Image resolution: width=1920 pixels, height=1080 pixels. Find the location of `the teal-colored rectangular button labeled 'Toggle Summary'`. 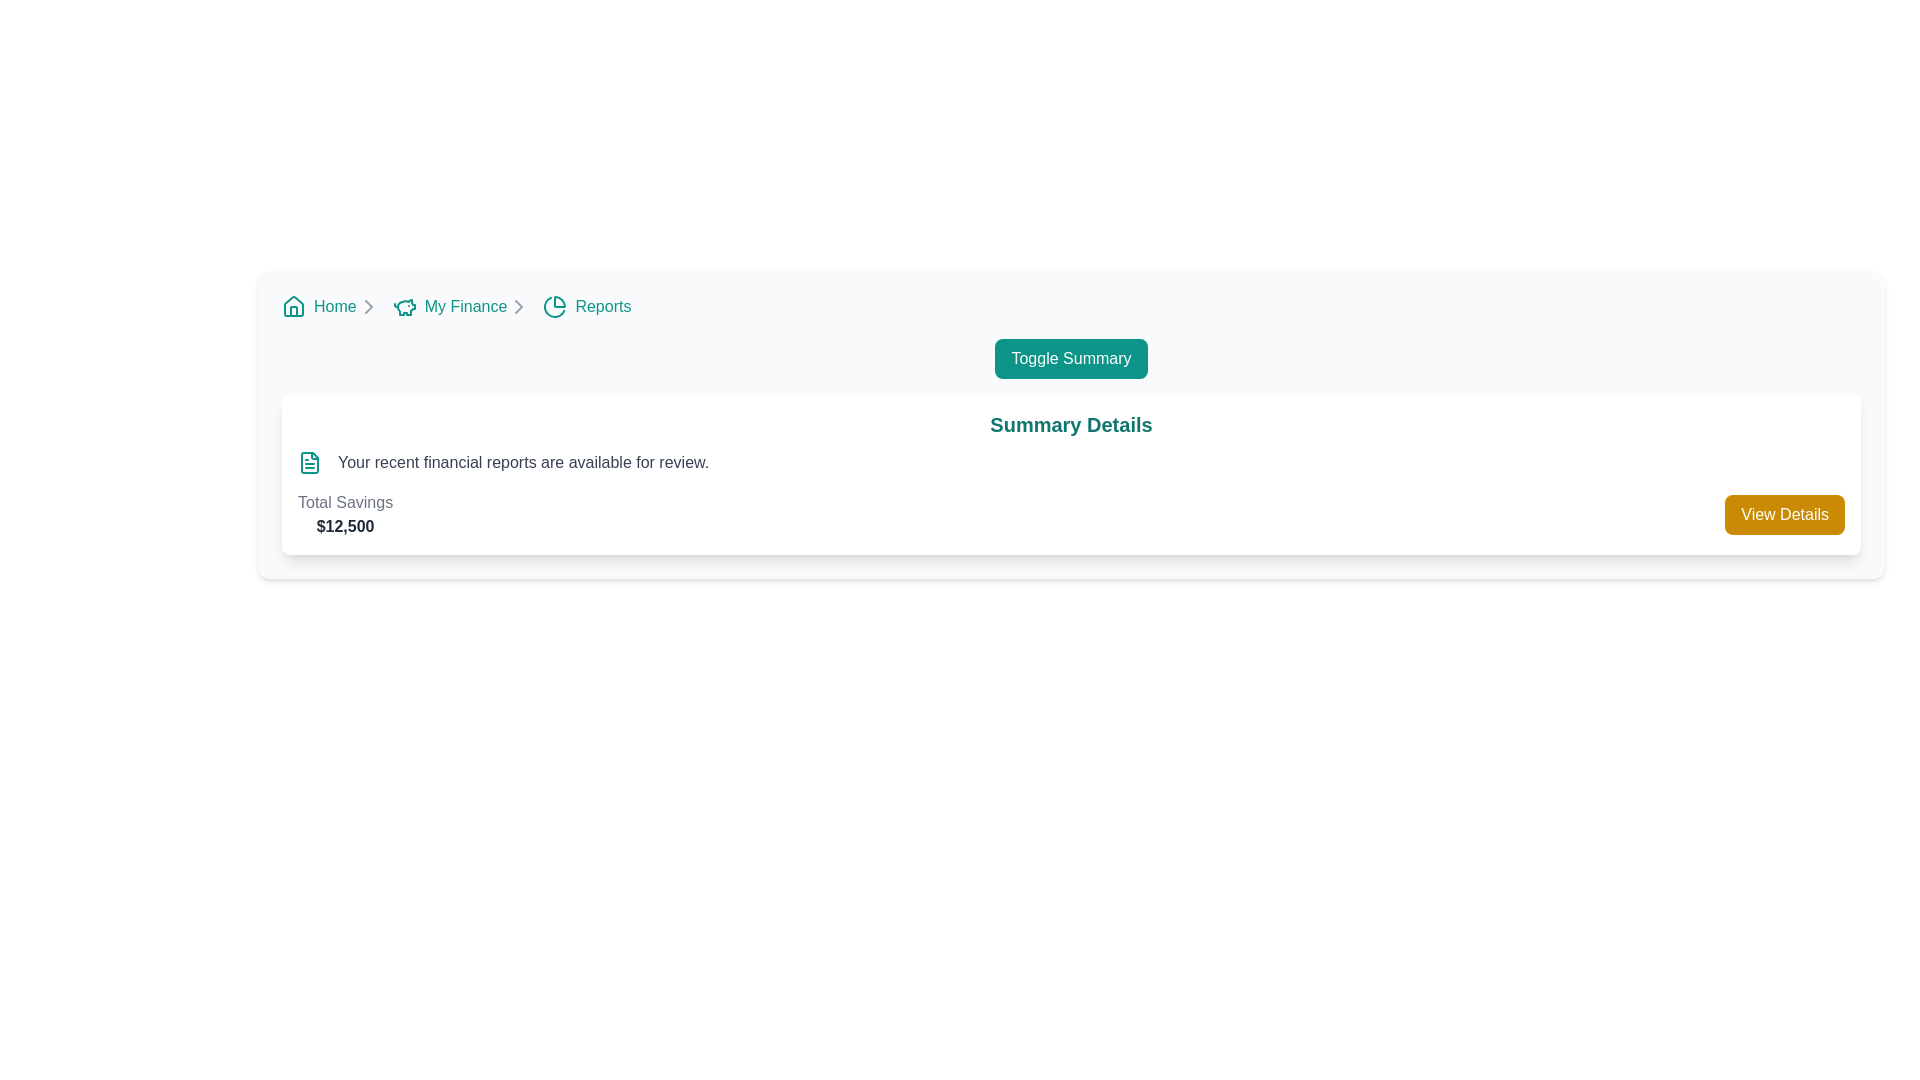

the teal-colored rectangular button labeled 'Toggle Summary' is located at coordinates (1070, 357).